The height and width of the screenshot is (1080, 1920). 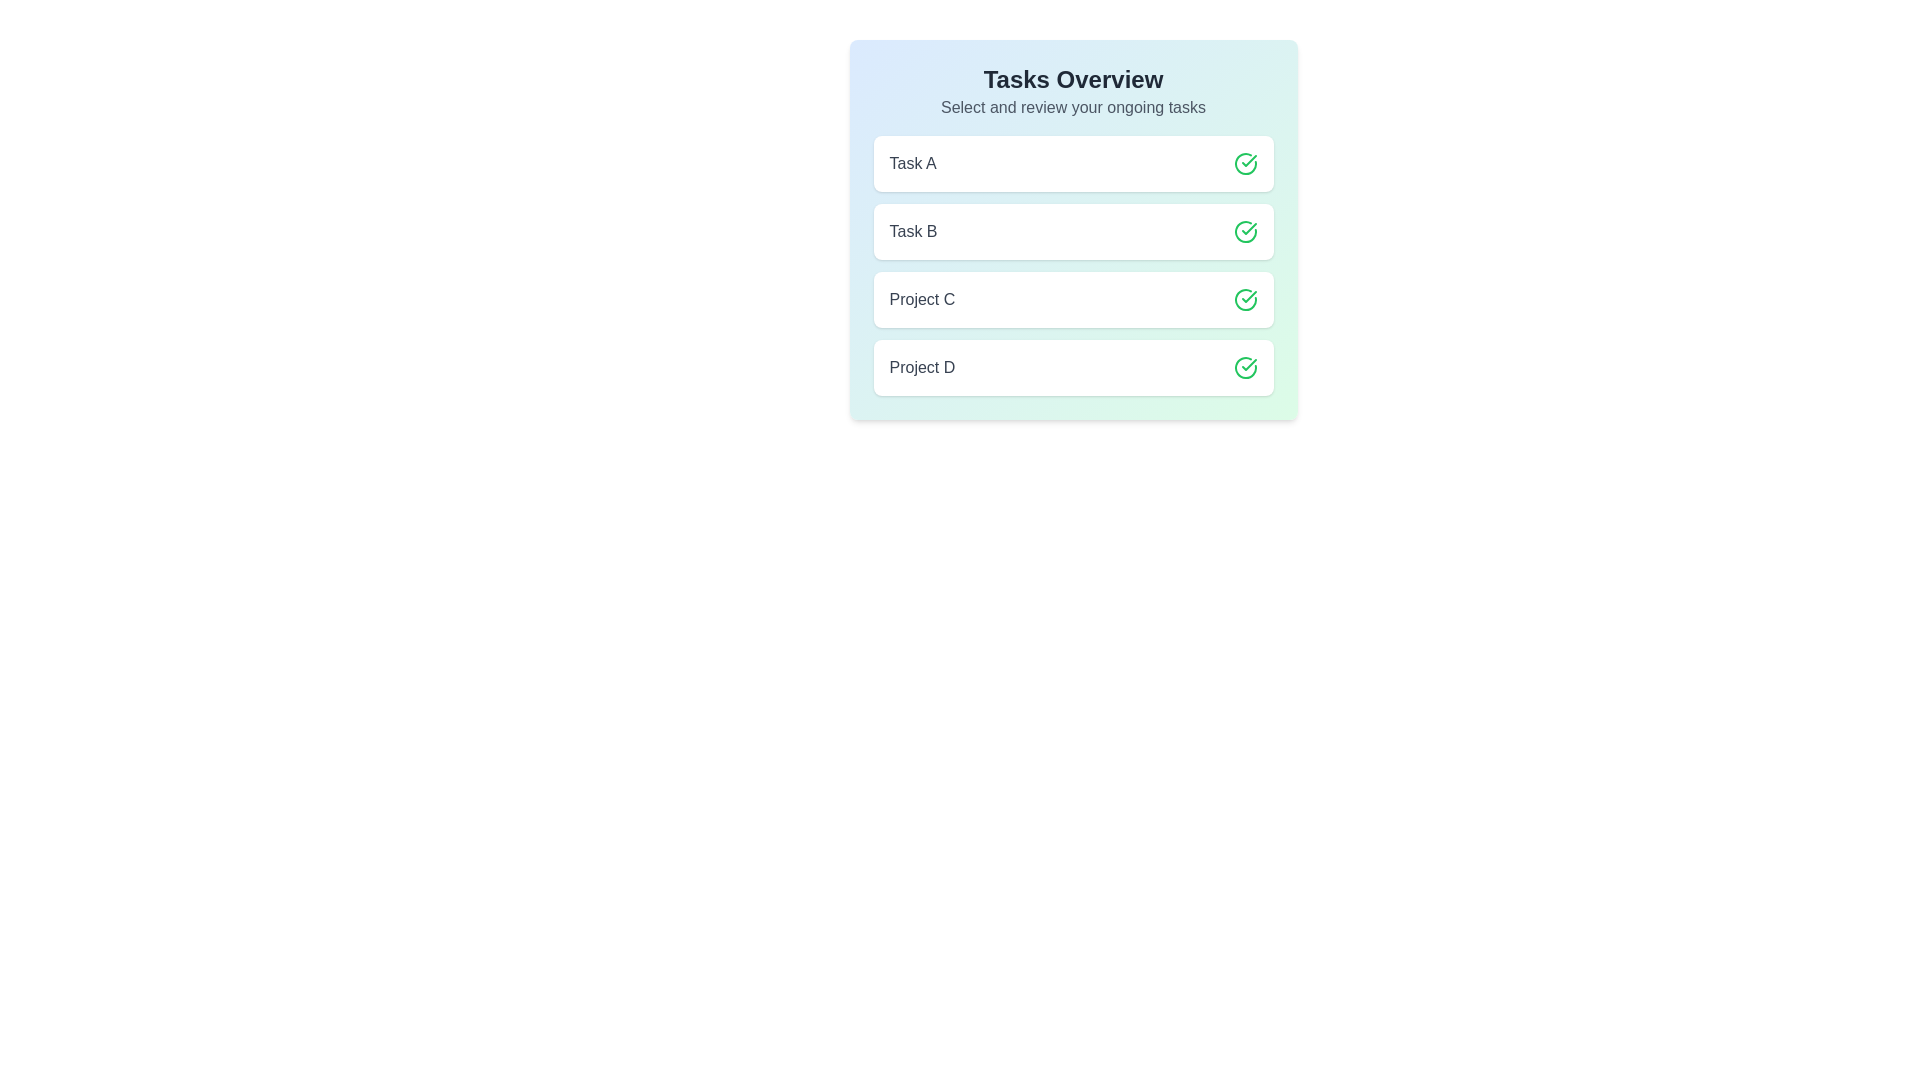 I want to click on the item labeled Task A to observe style changes, so click(x=1072, y=163).